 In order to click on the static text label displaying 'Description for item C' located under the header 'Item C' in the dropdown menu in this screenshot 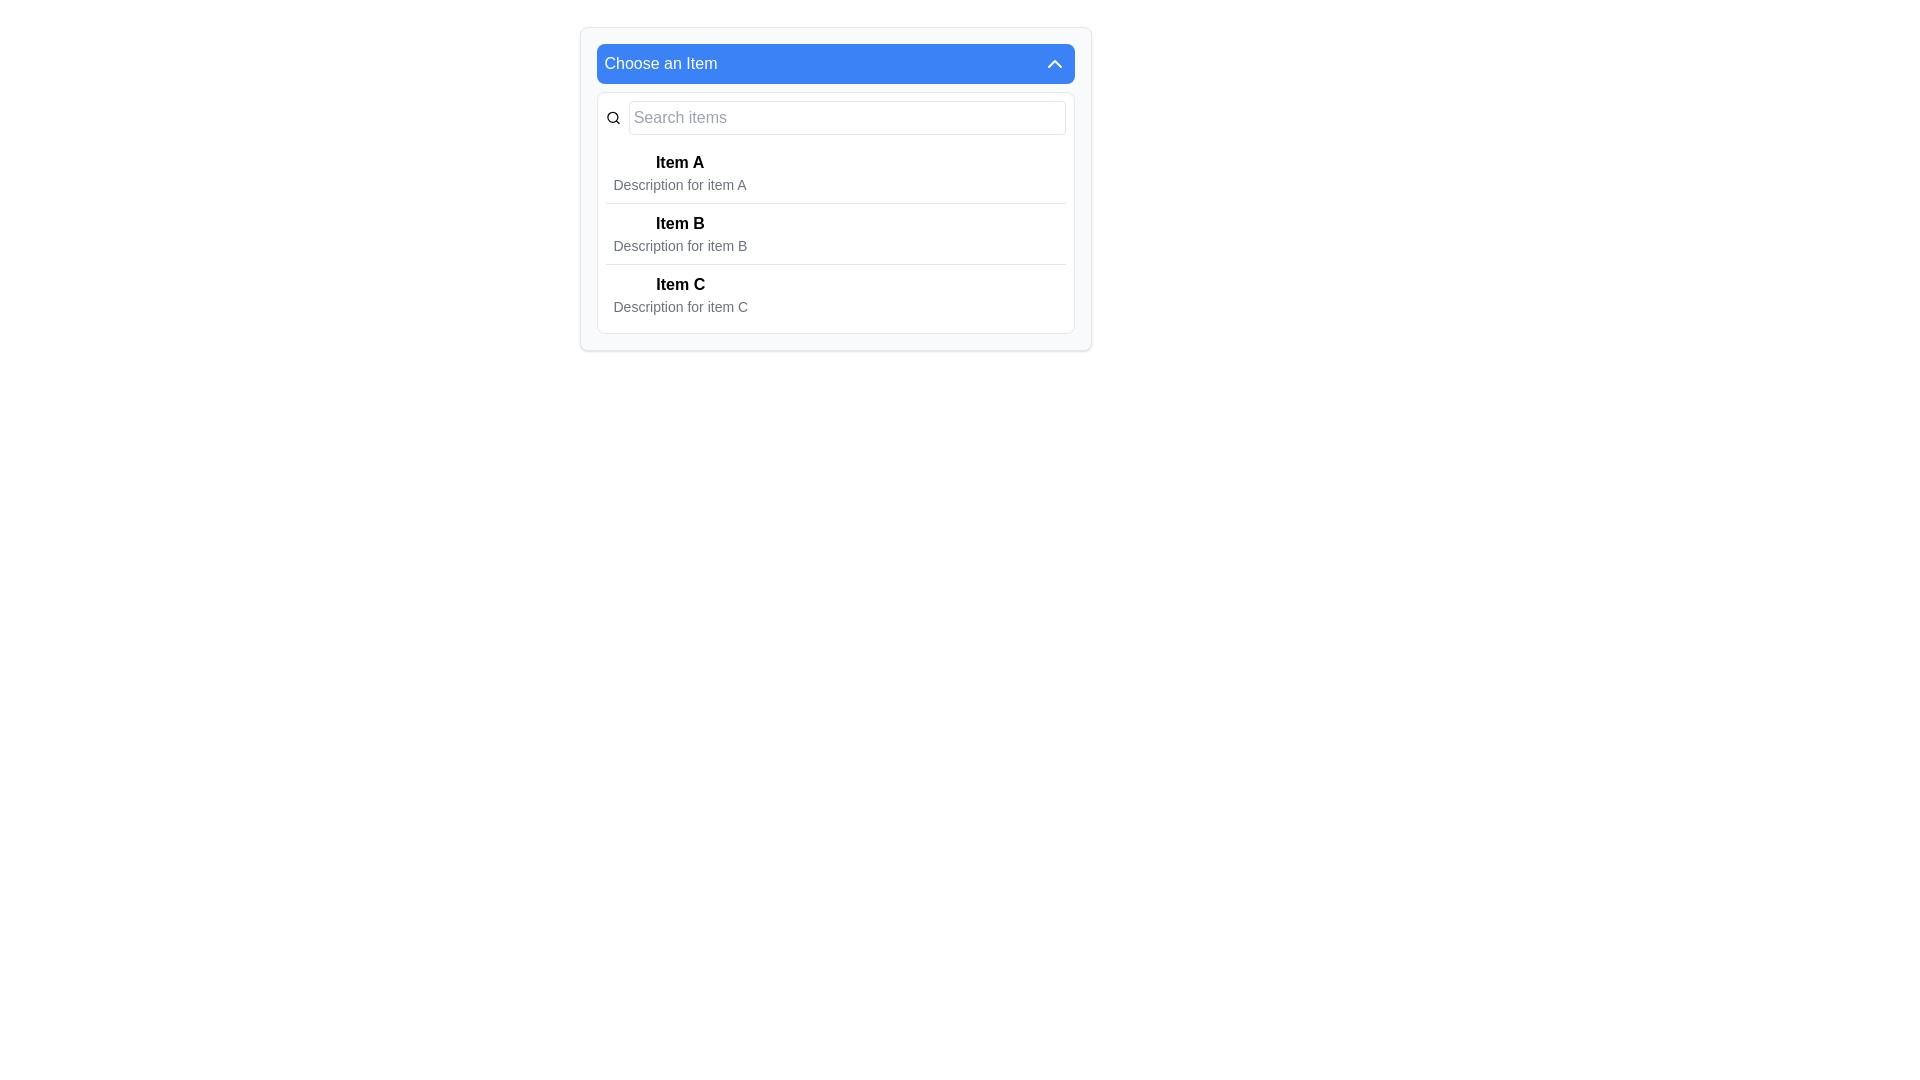, I will do `click(680, 307)`.